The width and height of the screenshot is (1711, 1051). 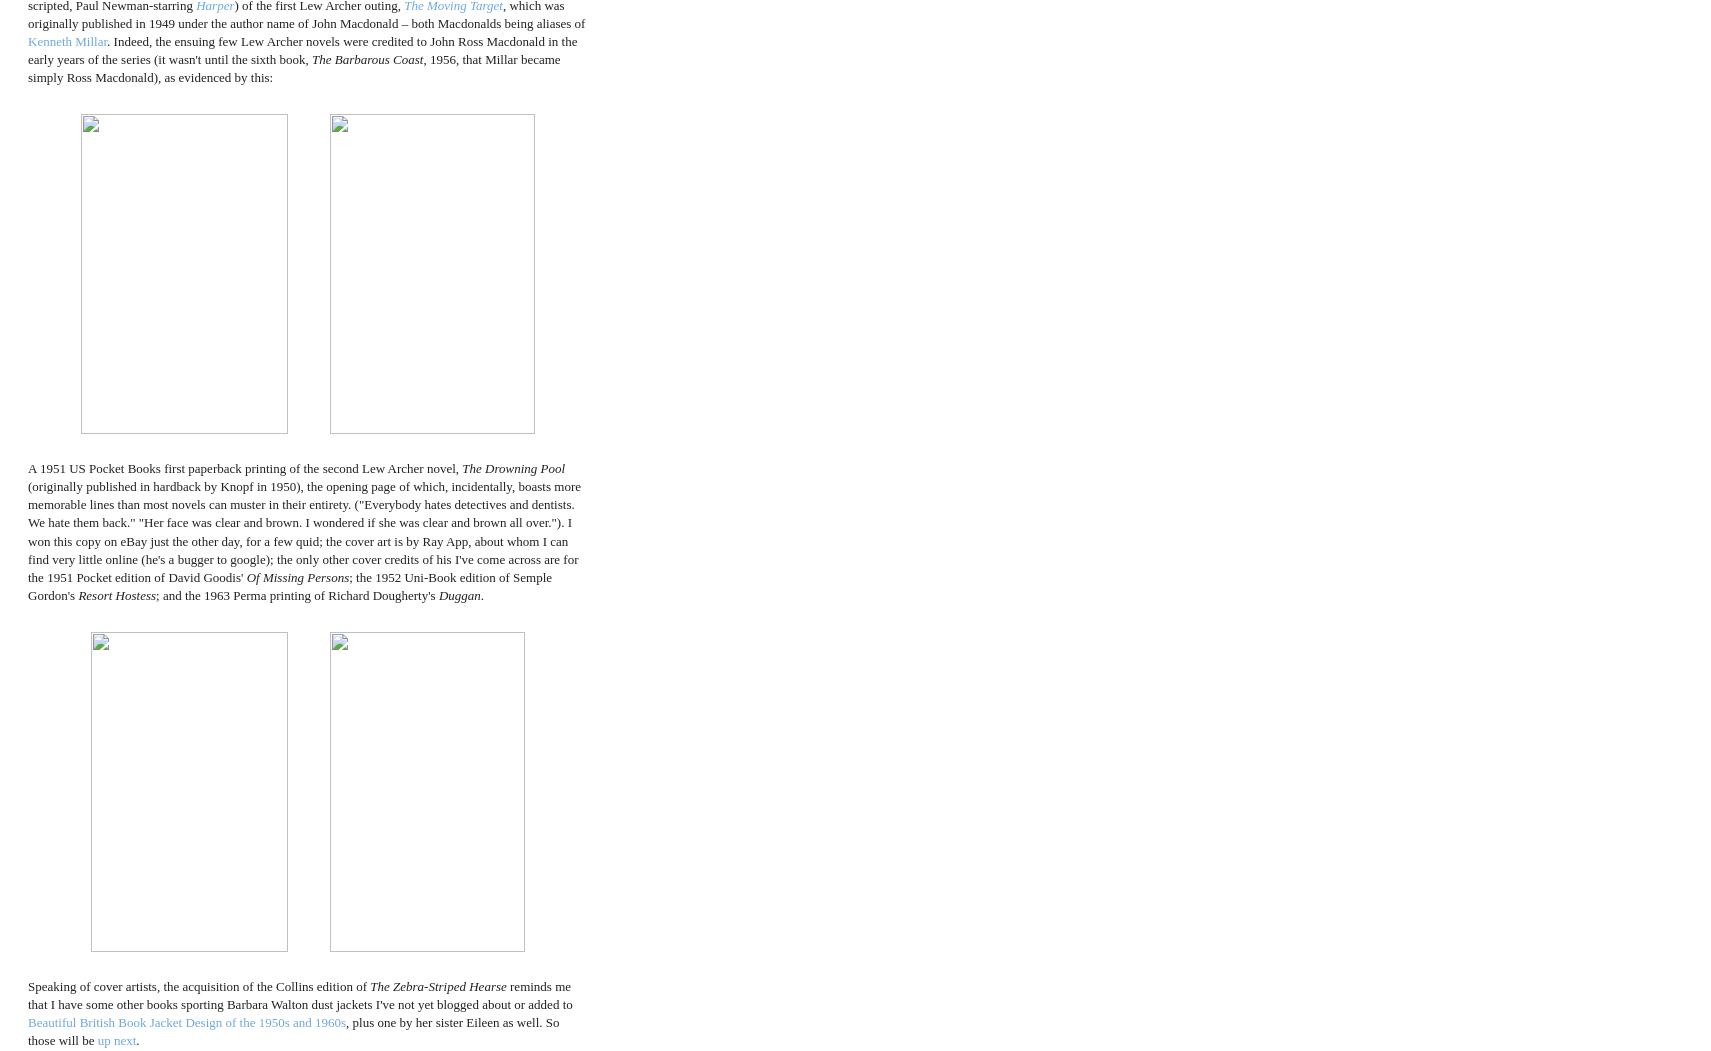 What do you see at coordinates (302, 49) in the screenshot?
I see `'. Indeed, the ensuing few Lew Archer novels were credited to John Ross Macdonald in the early years of the series (it wasn't until the sixth book,'` at bounding box center [302, 49].